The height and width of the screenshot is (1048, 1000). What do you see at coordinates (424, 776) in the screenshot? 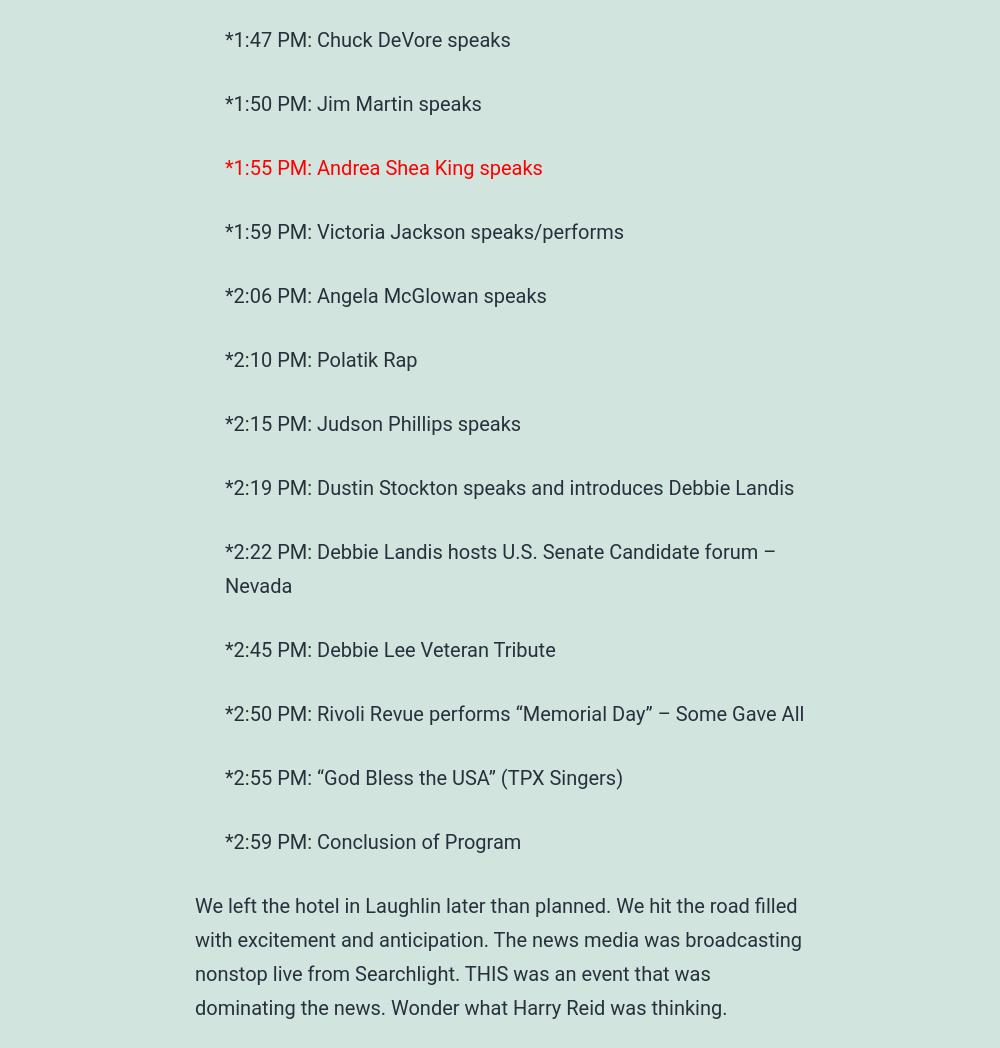
I see `'*2:55 PM: “God Bless the USA” (TPX Singers)'` at bounding box center [424, 776].